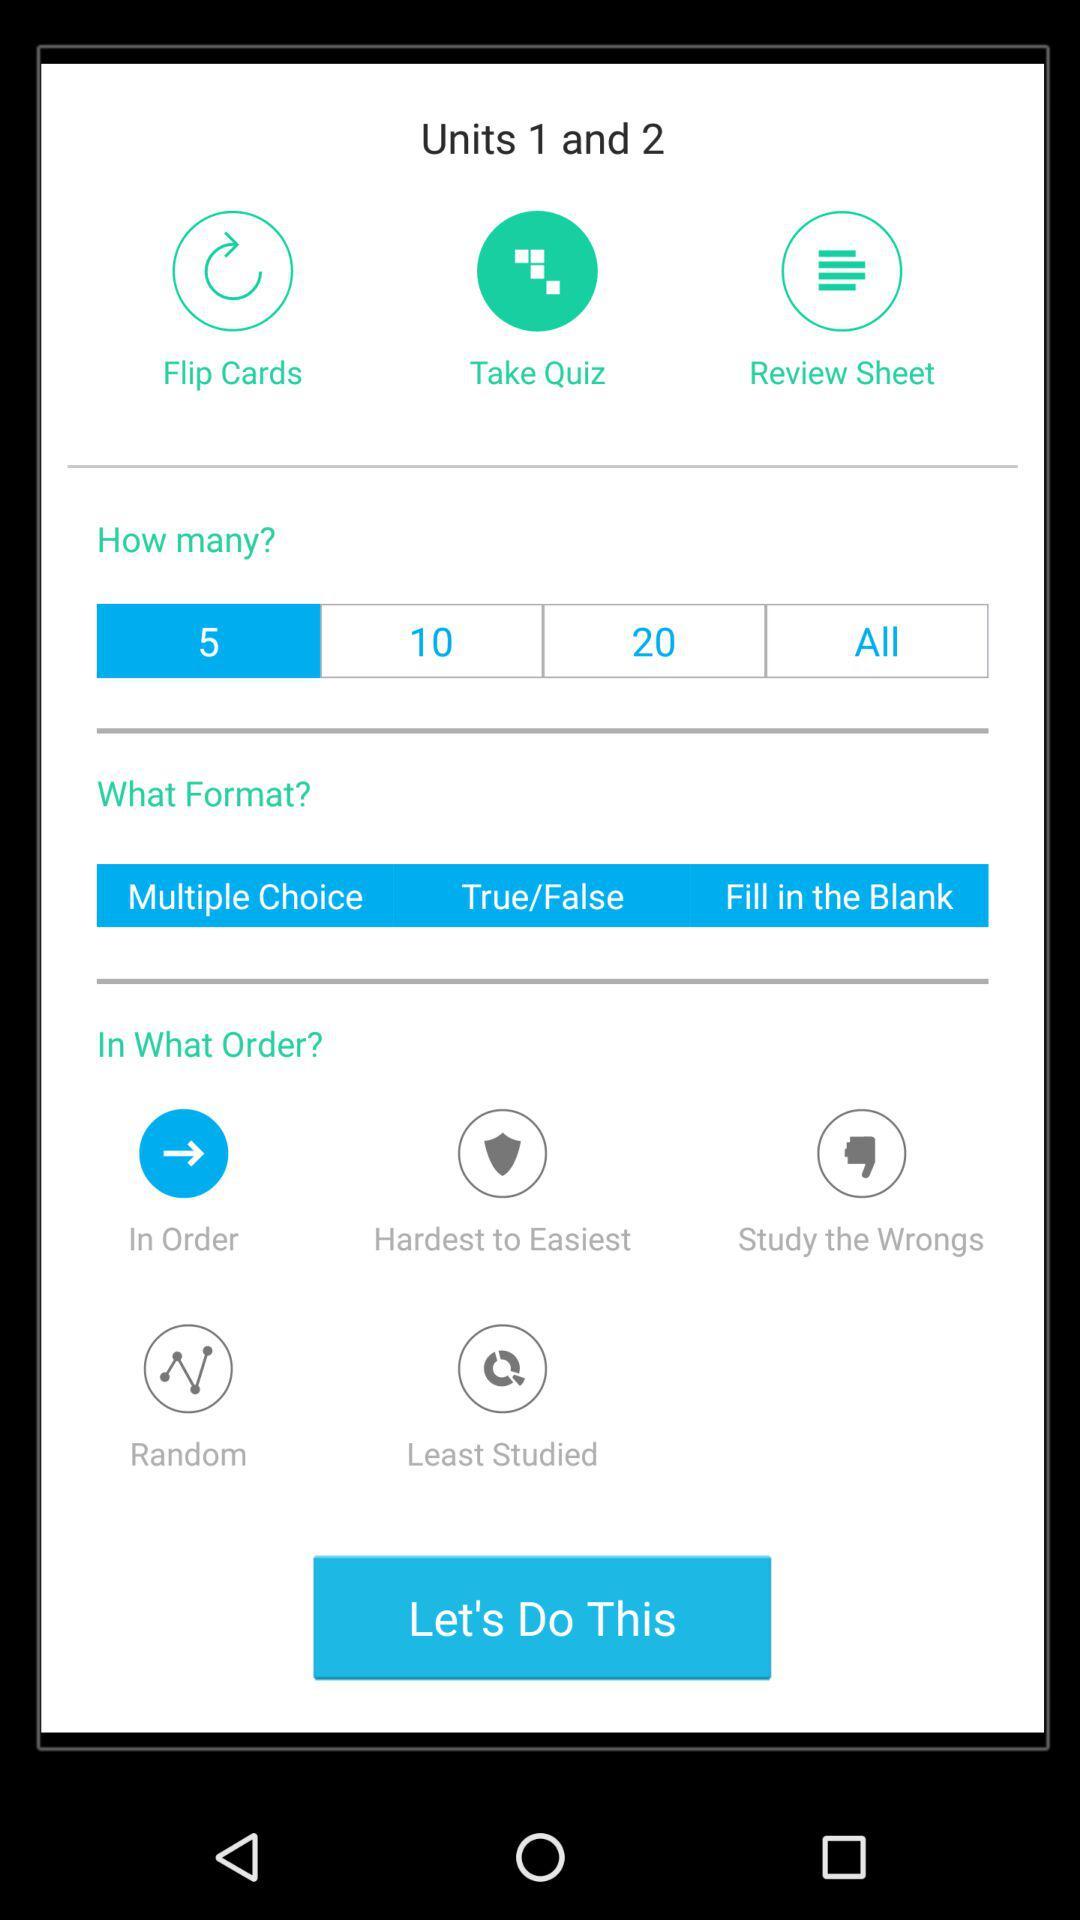  What do you see at coordinates (188, 1367) in the screenshot?
I see `randomize the questions` at bounding box center [188, 1367].